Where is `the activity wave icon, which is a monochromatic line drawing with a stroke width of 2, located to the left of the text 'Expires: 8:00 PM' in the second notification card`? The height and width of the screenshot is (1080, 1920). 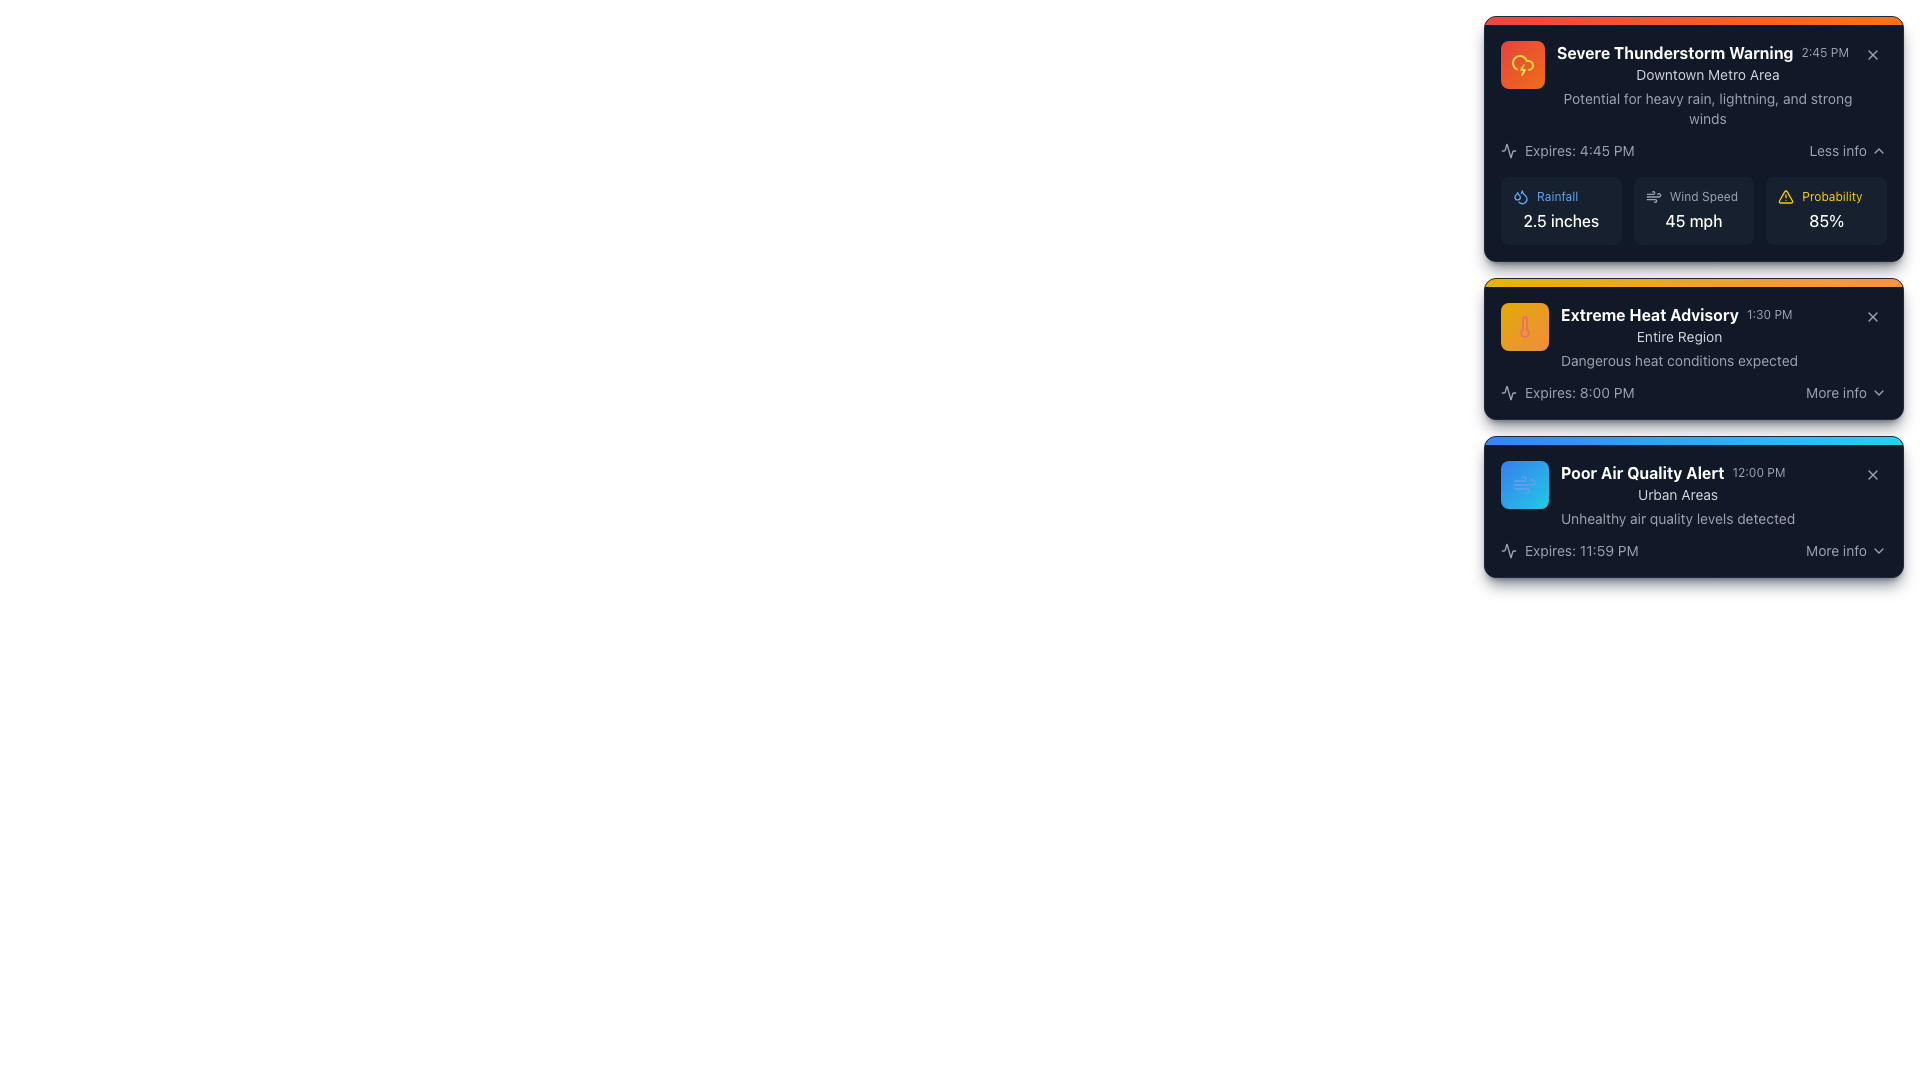 the activity wave icon, which is a monochromatic line drawing with a stroke width of 2, located to the left of the text 'Expires: 8:00 PM' in the second notification card is located at coordinates (1508, 393).